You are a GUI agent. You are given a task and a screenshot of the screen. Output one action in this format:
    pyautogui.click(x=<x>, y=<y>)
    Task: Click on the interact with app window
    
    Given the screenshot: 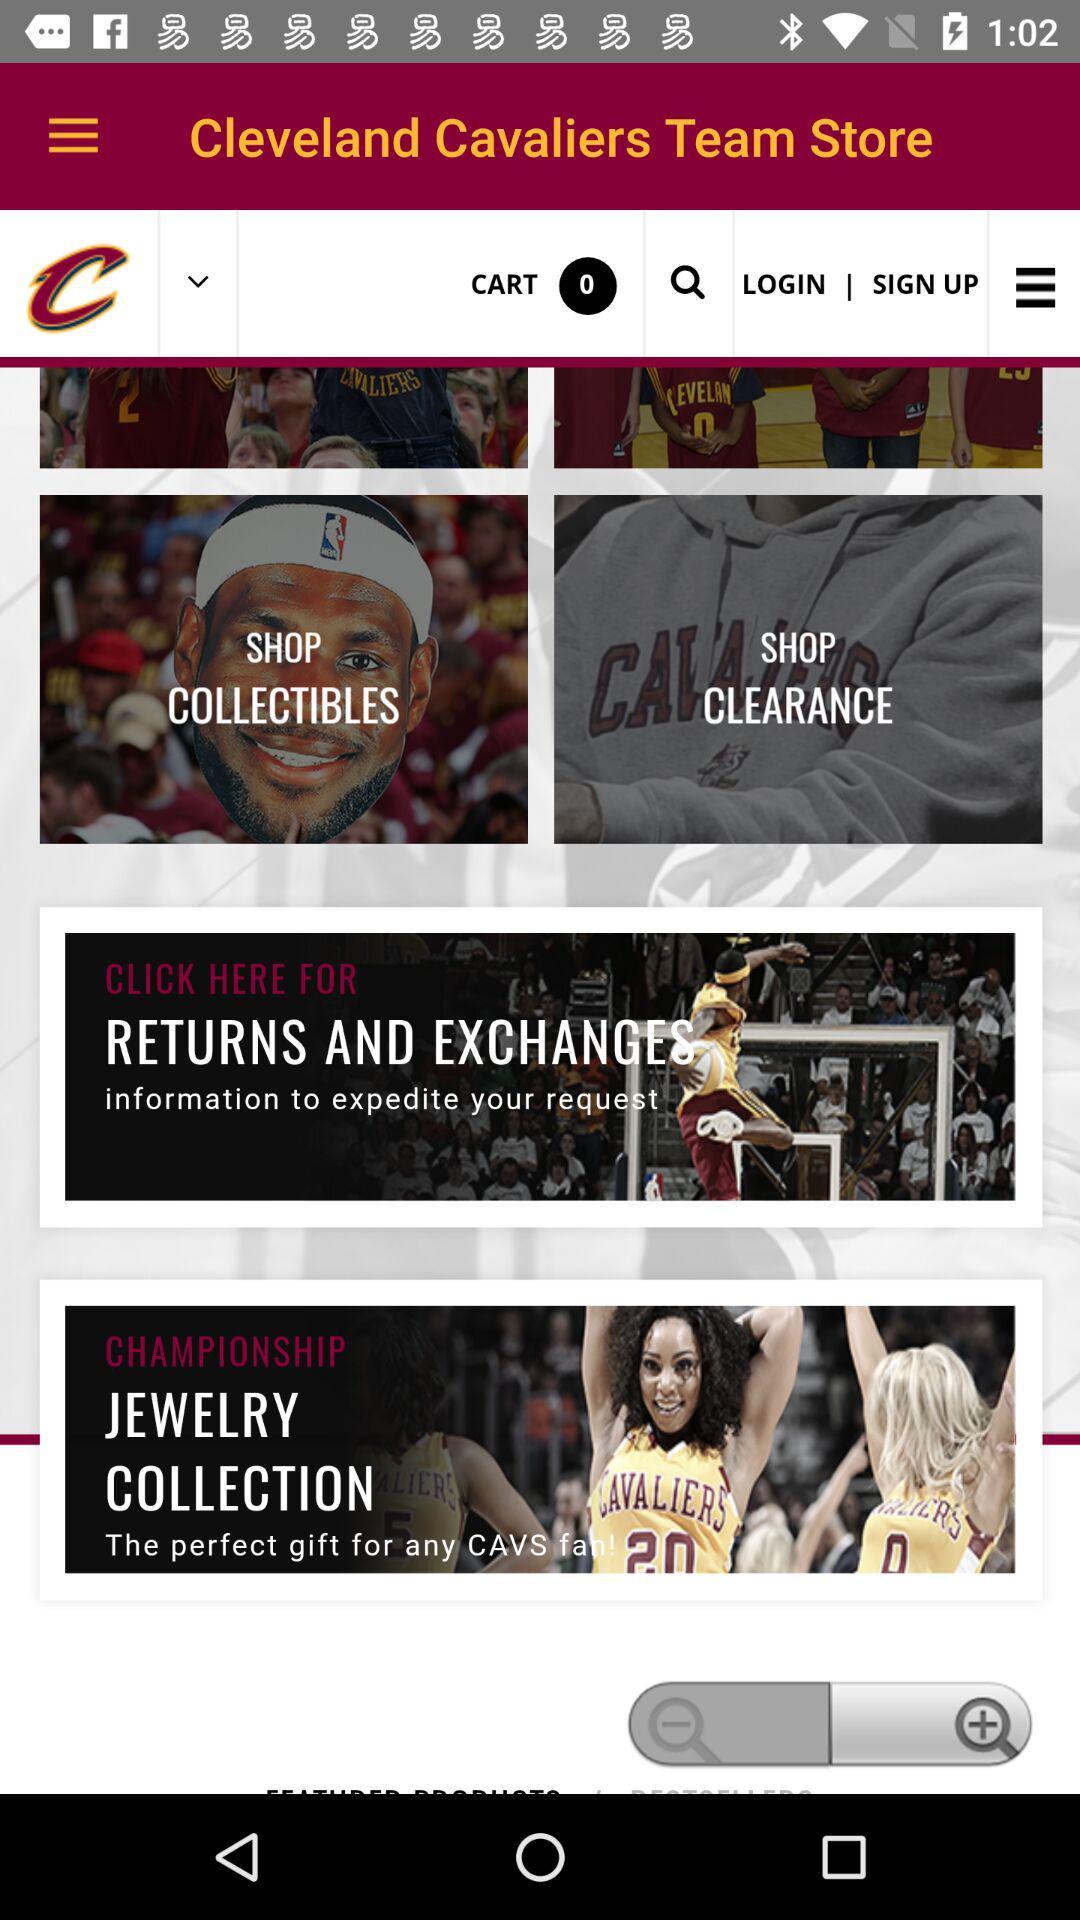 What is the action you would take?
    pyautogui.click(x=540, y=1002)
    